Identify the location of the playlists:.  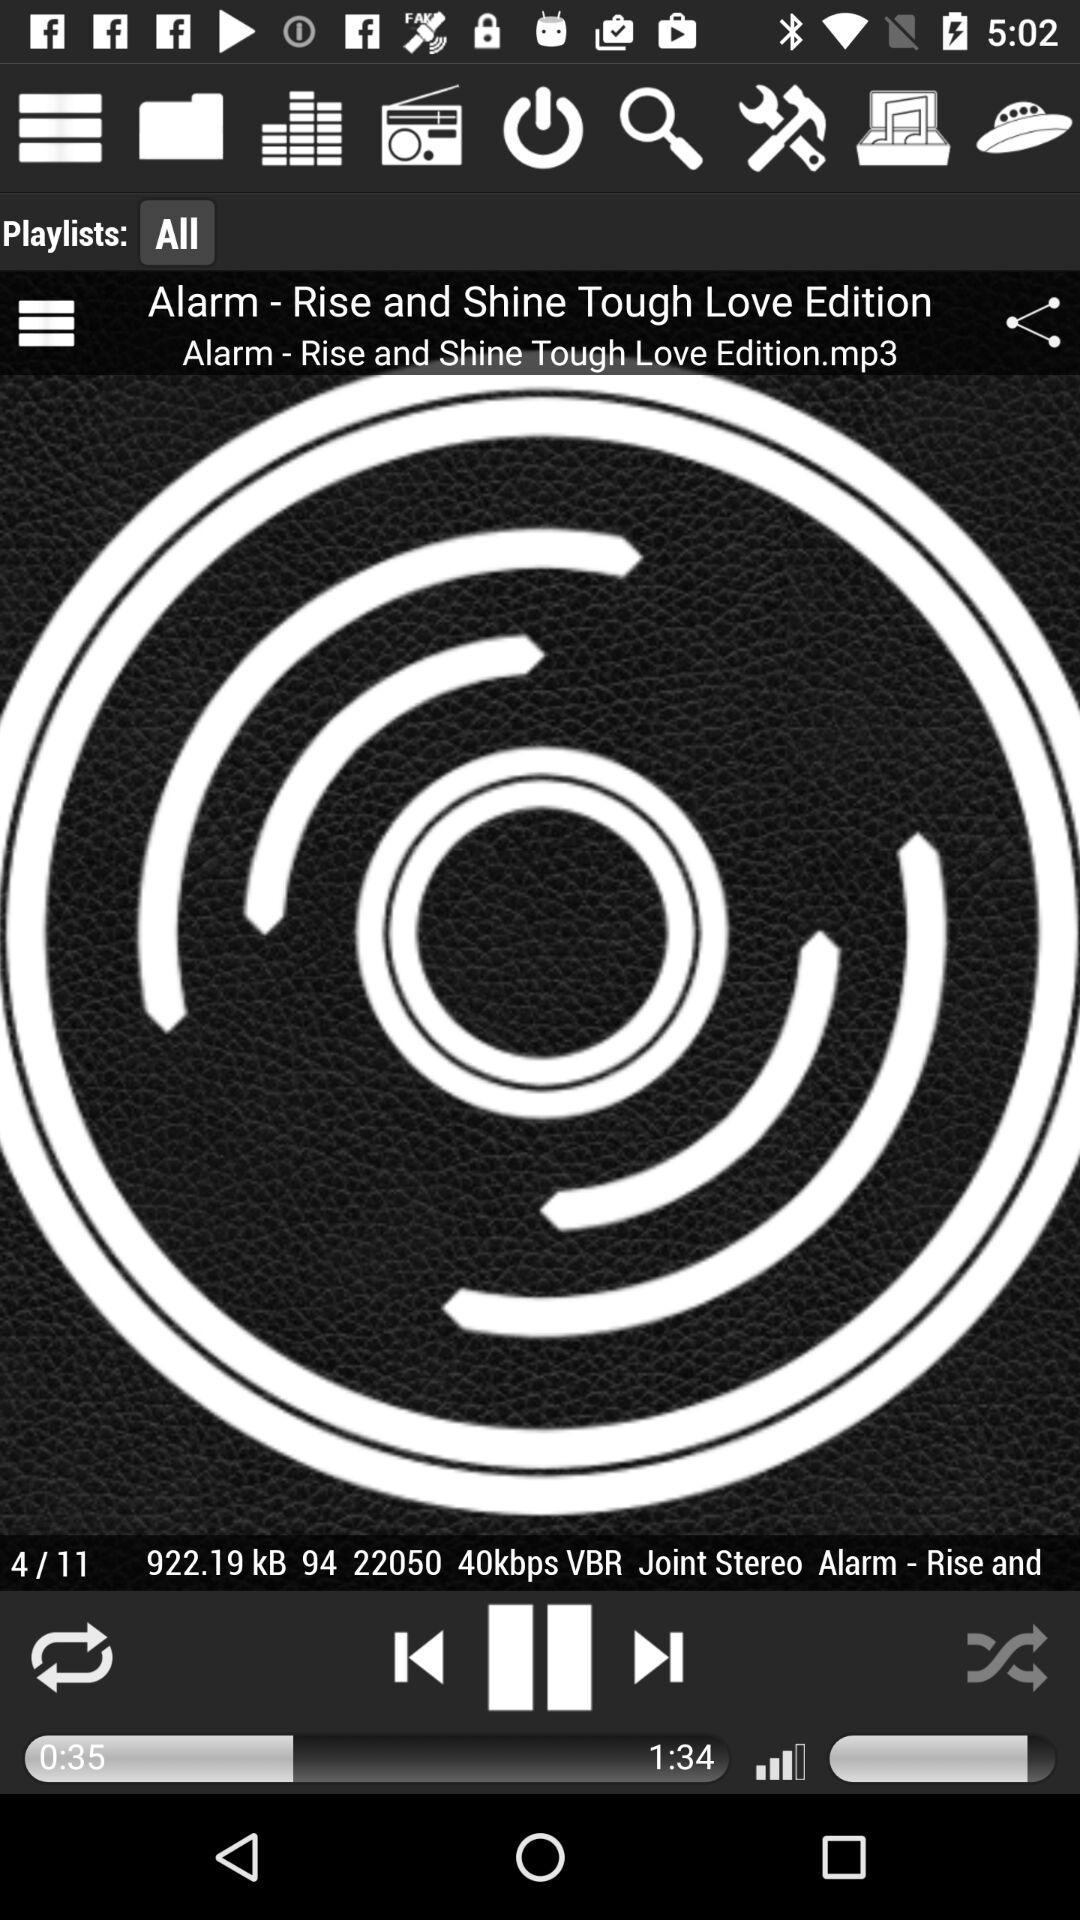
(64, 232).